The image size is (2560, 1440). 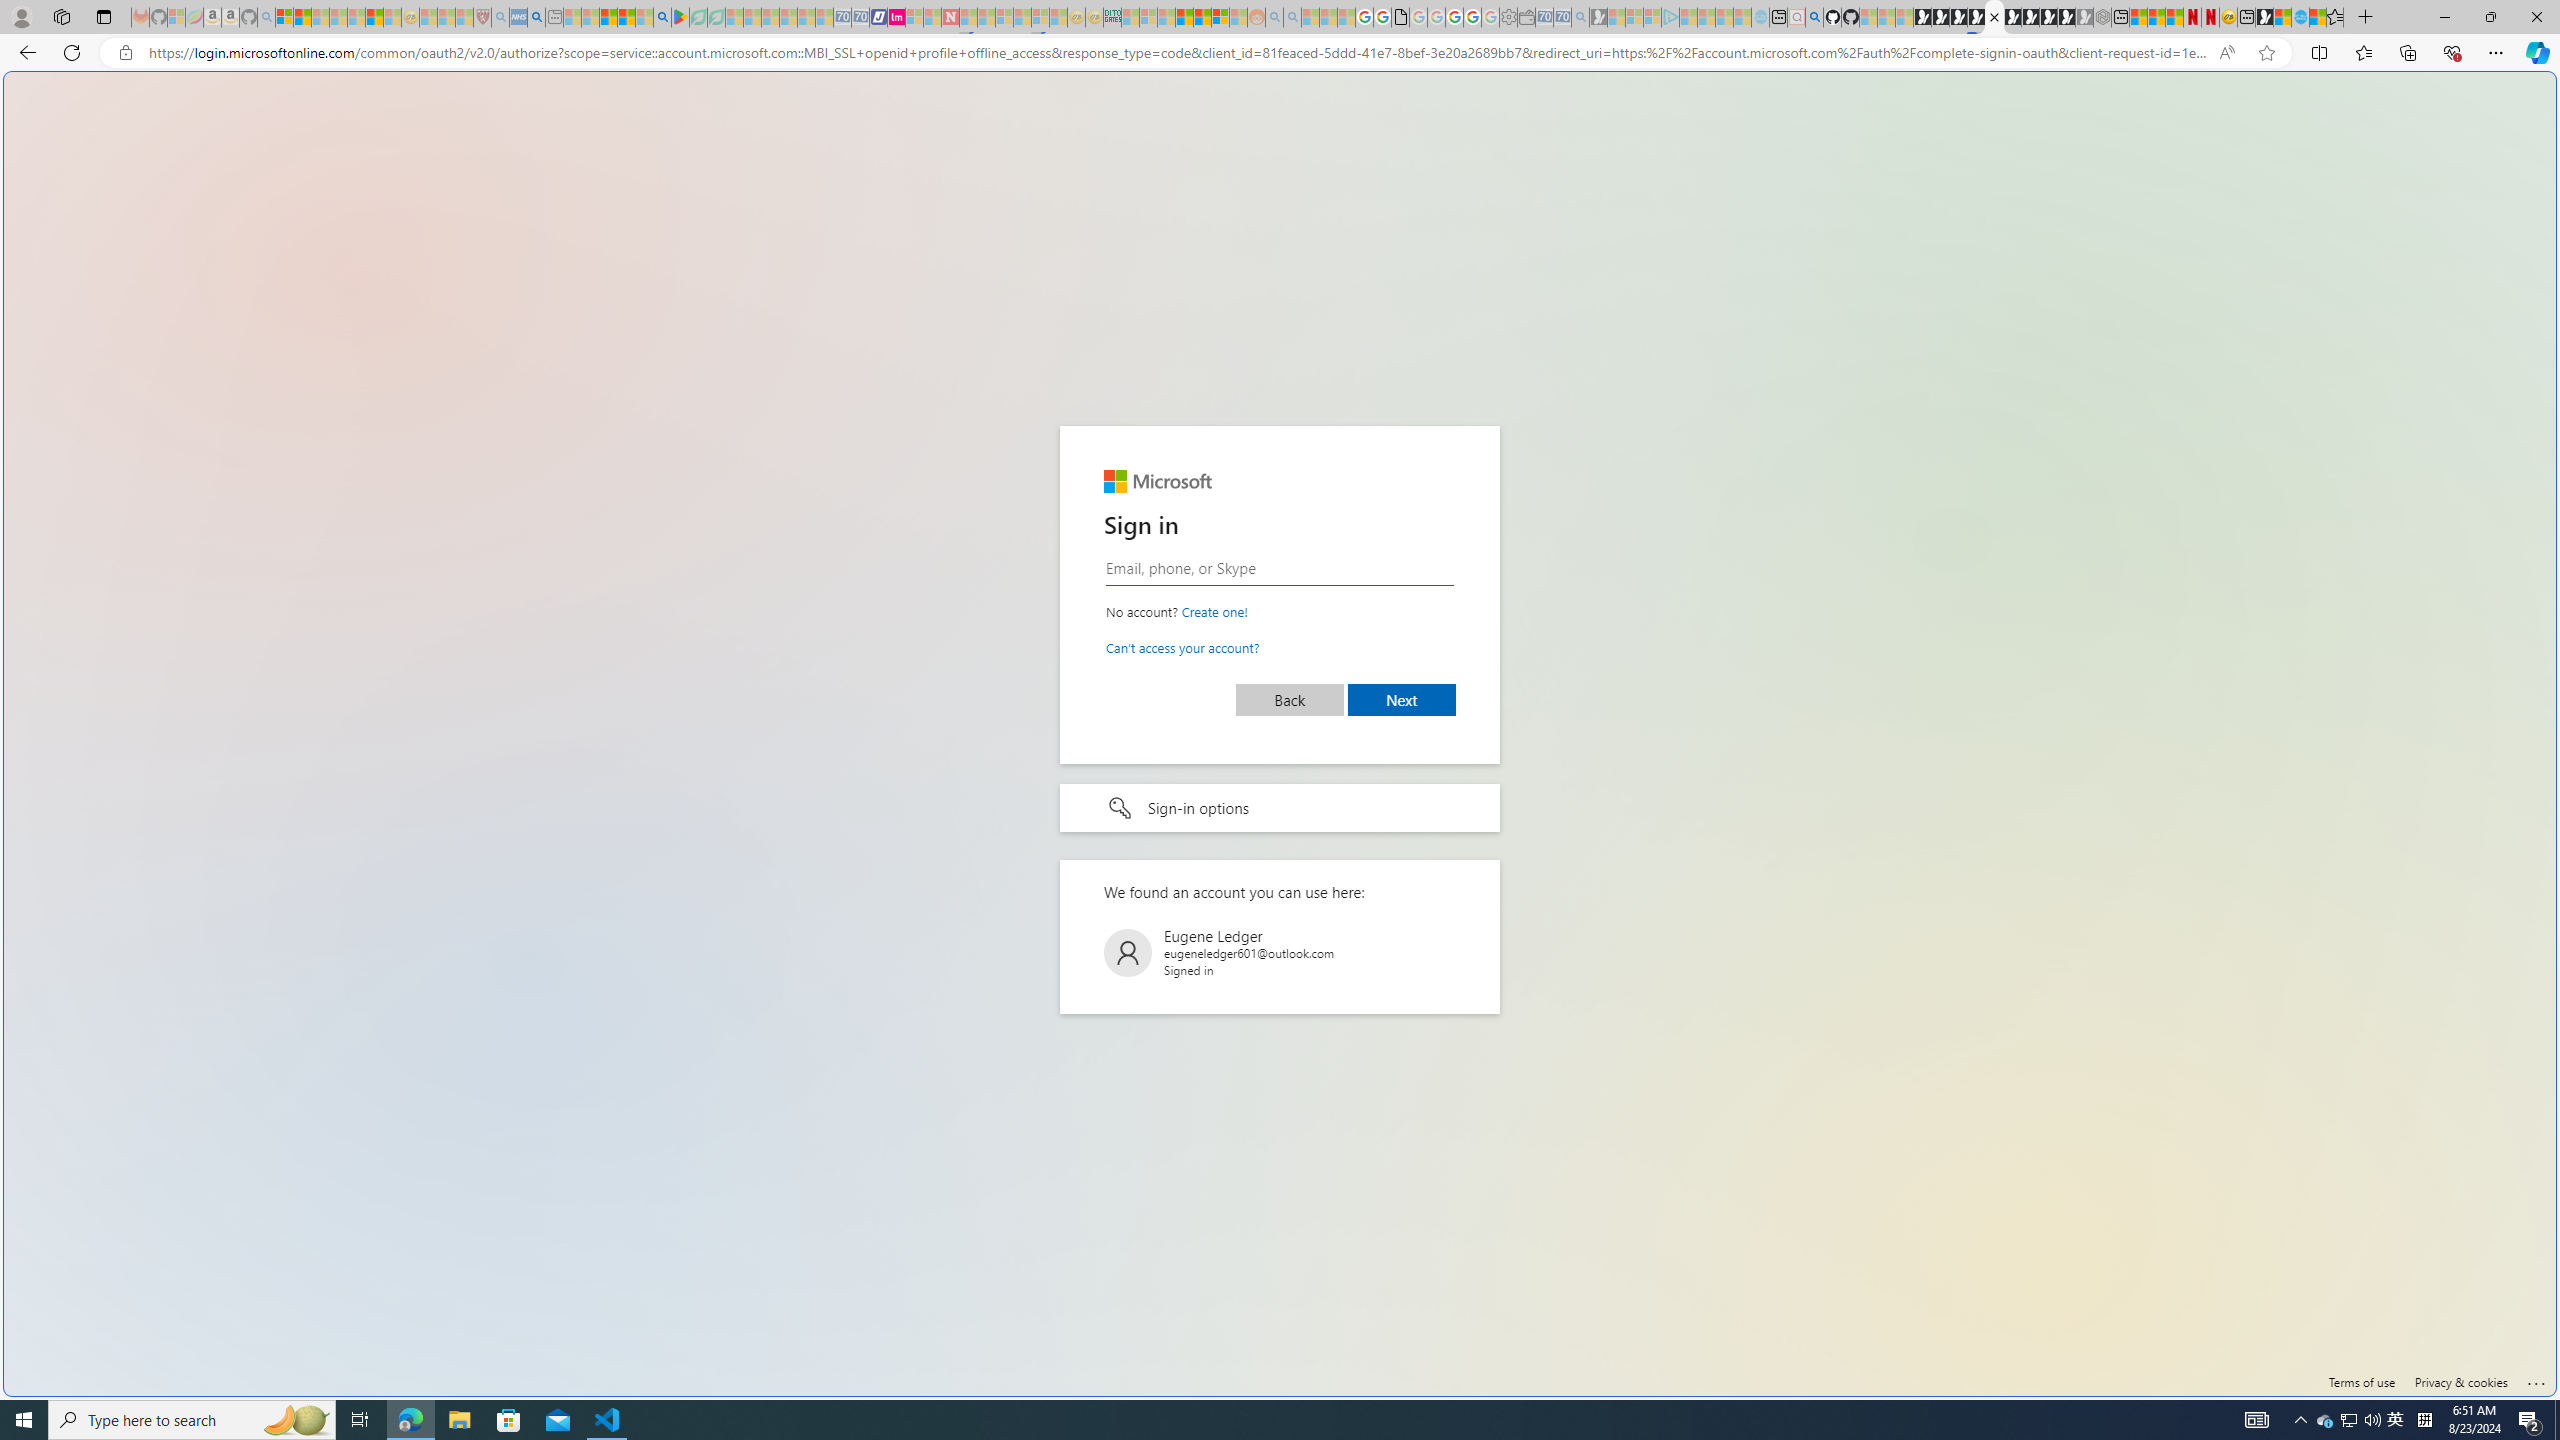 What do you see at coordinates (2535, 1378) in the screenshot?
I see `'Click here for troubleshooting information'` at bounding box center [2535, 1378].